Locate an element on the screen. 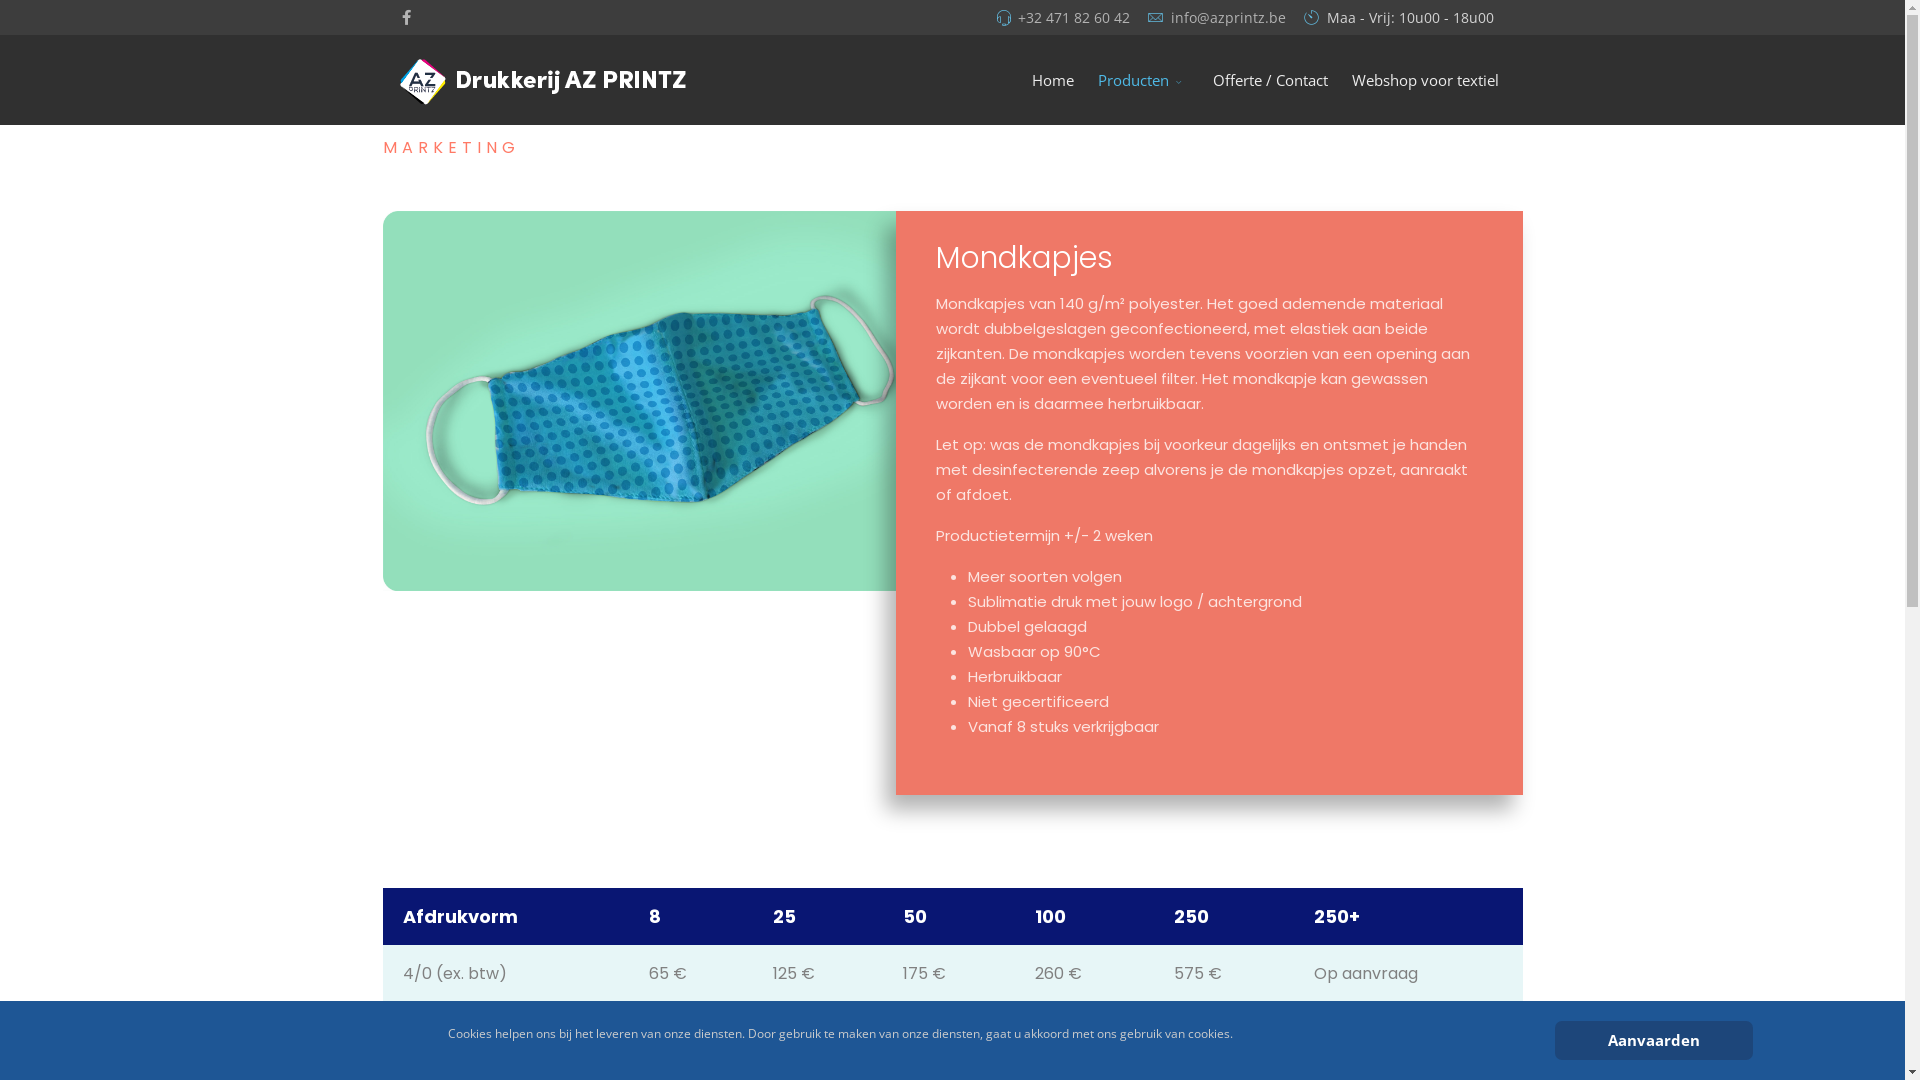 Image resolution: width=1920 pixels, height=1080 pixels. 'Producten' is located at coordinates (1084, 79).